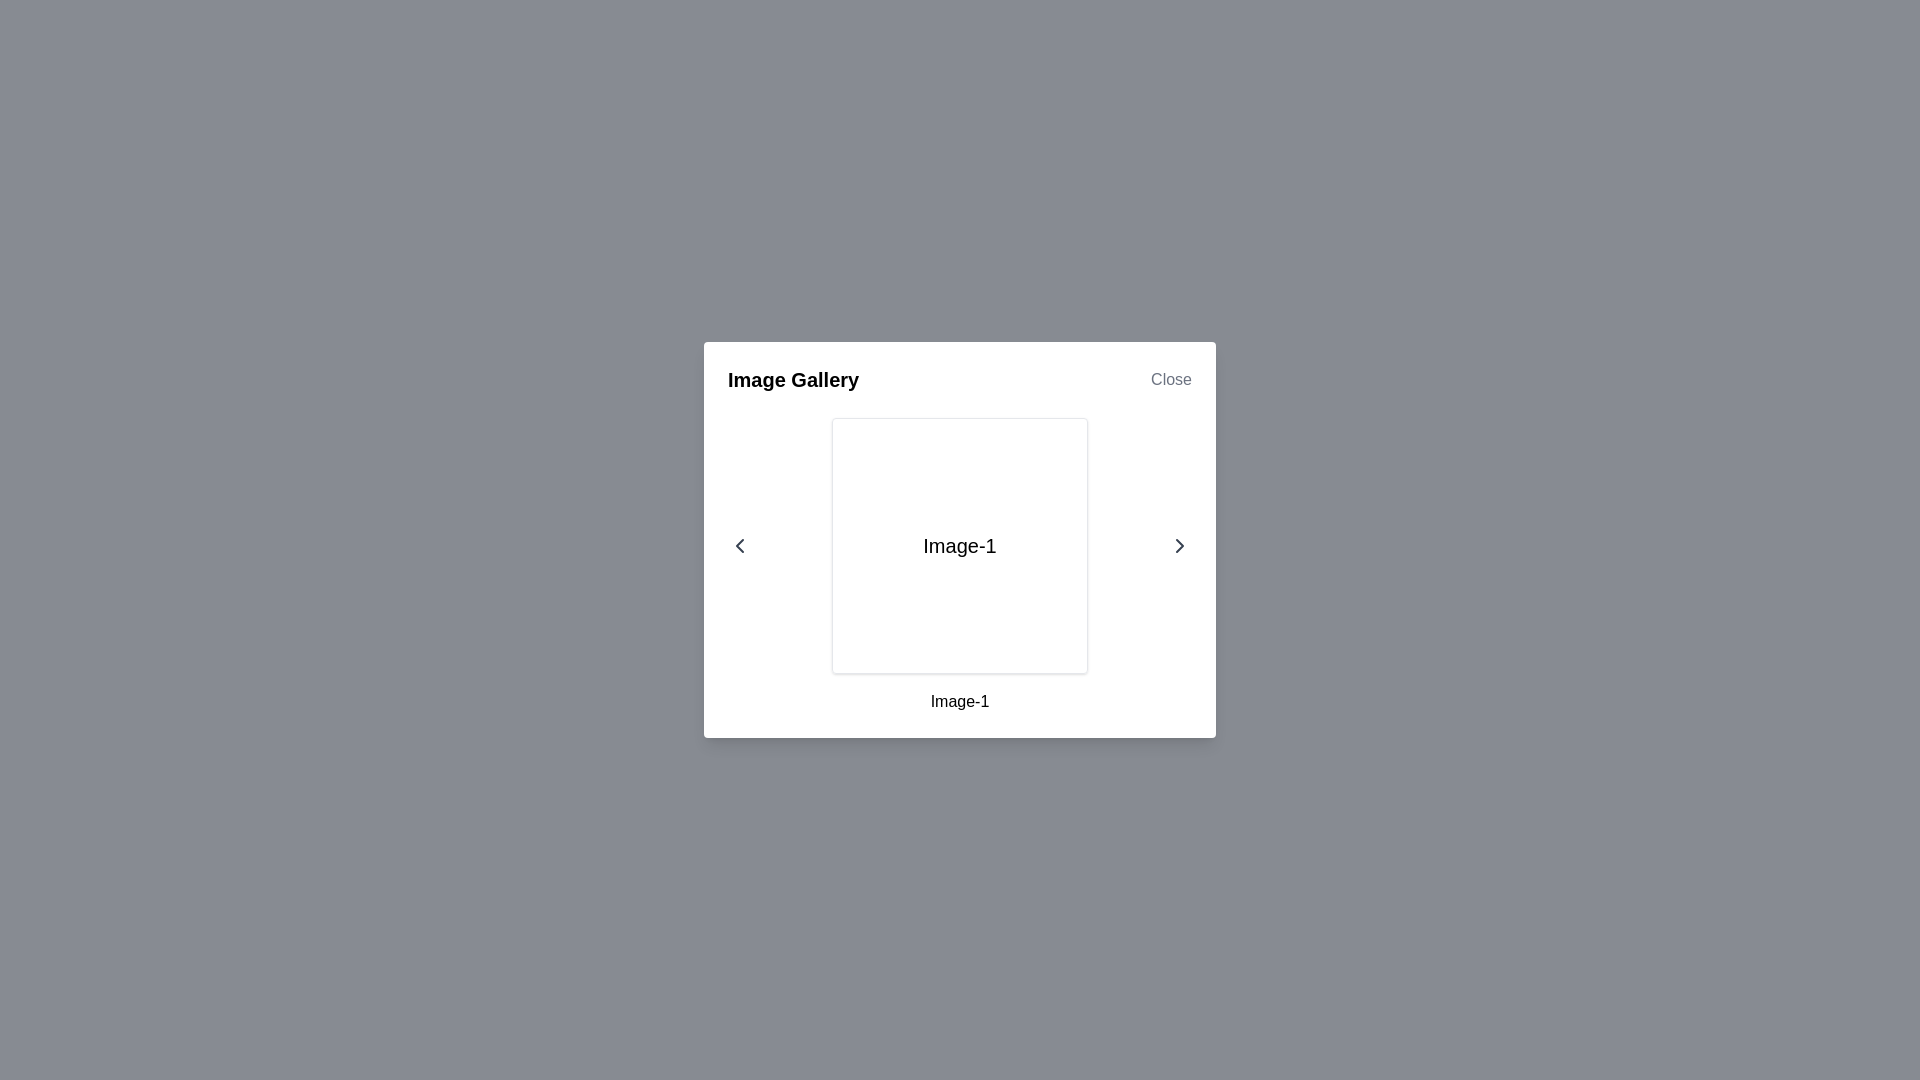 The height and width of the screenshot is (1080, 1920). I want to click on the right navigation button to move to the next image, so click(1180, 546).